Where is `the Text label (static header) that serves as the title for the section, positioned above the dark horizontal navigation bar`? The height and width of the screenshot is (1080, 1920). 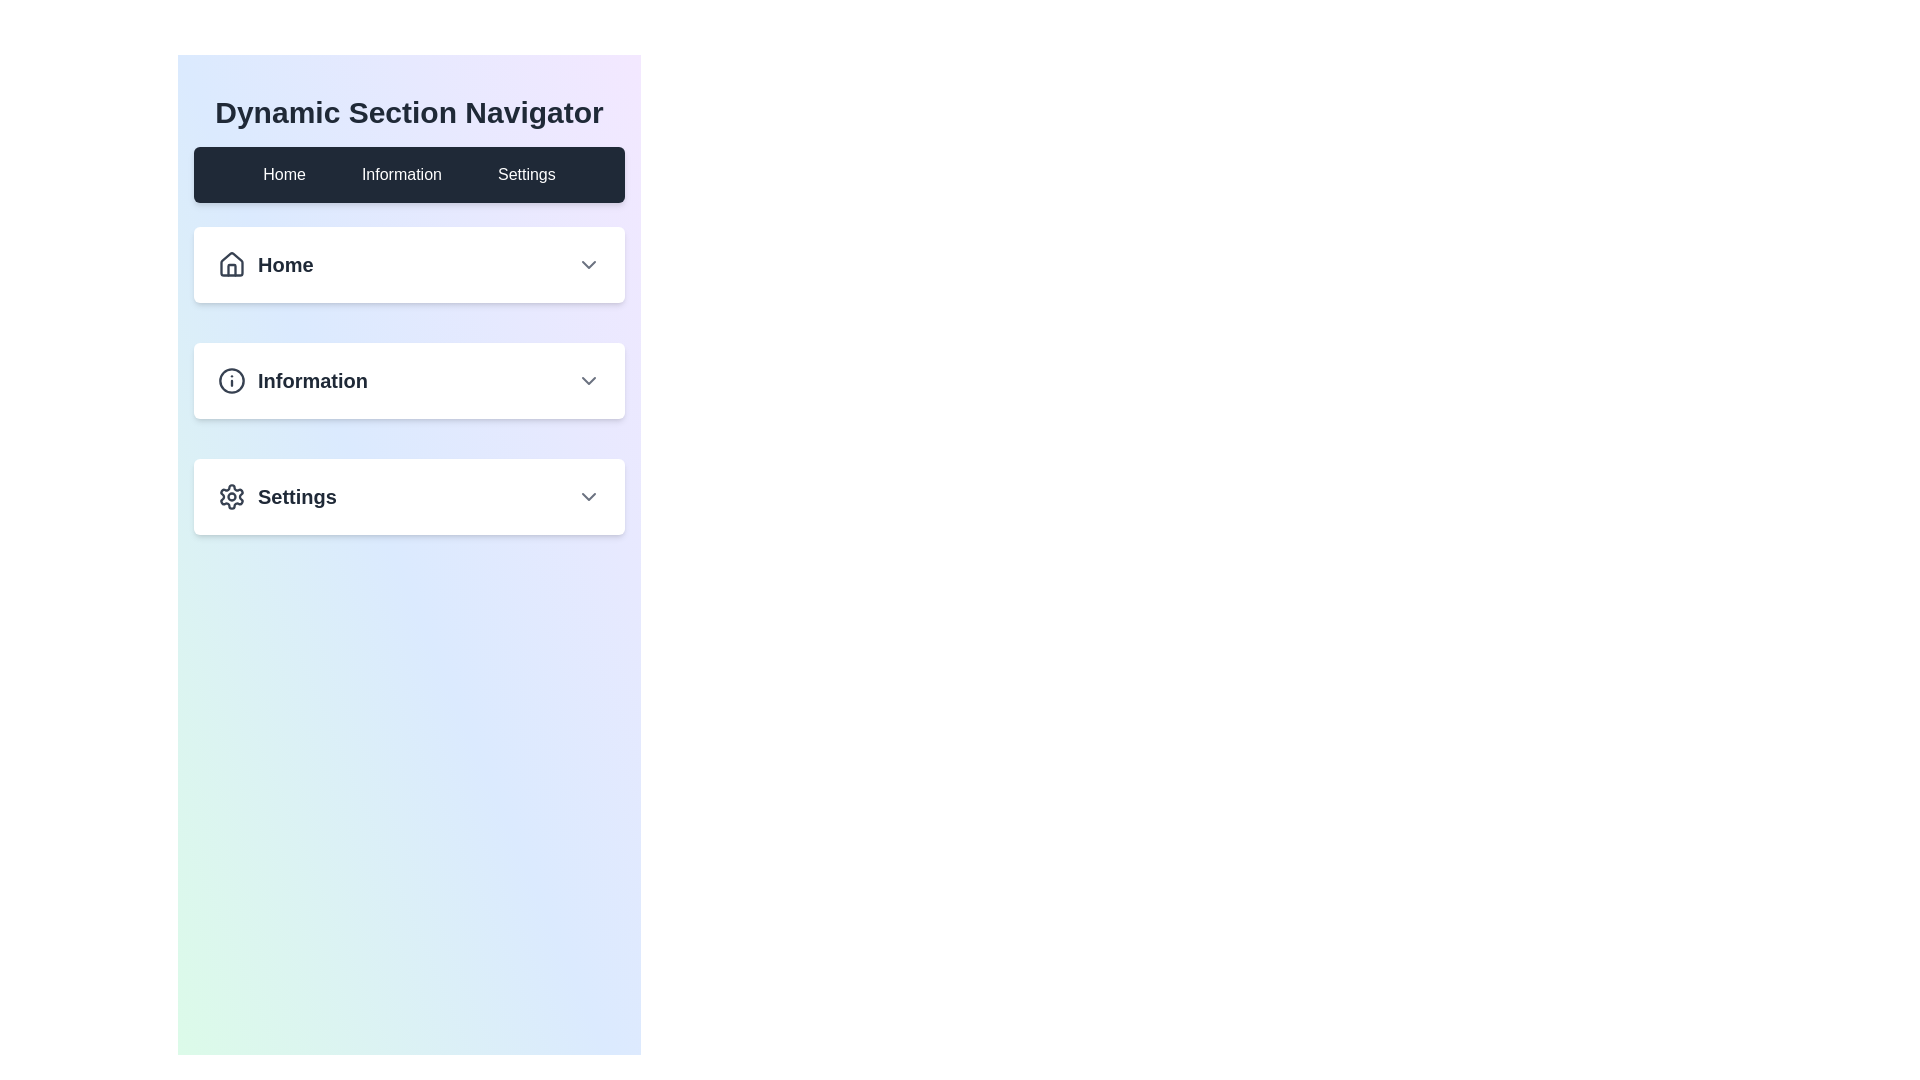
the Text label (static header) that serves as the title for the section, positioned above the dark horizontal navigation bar is located at coordinates (408, 112).